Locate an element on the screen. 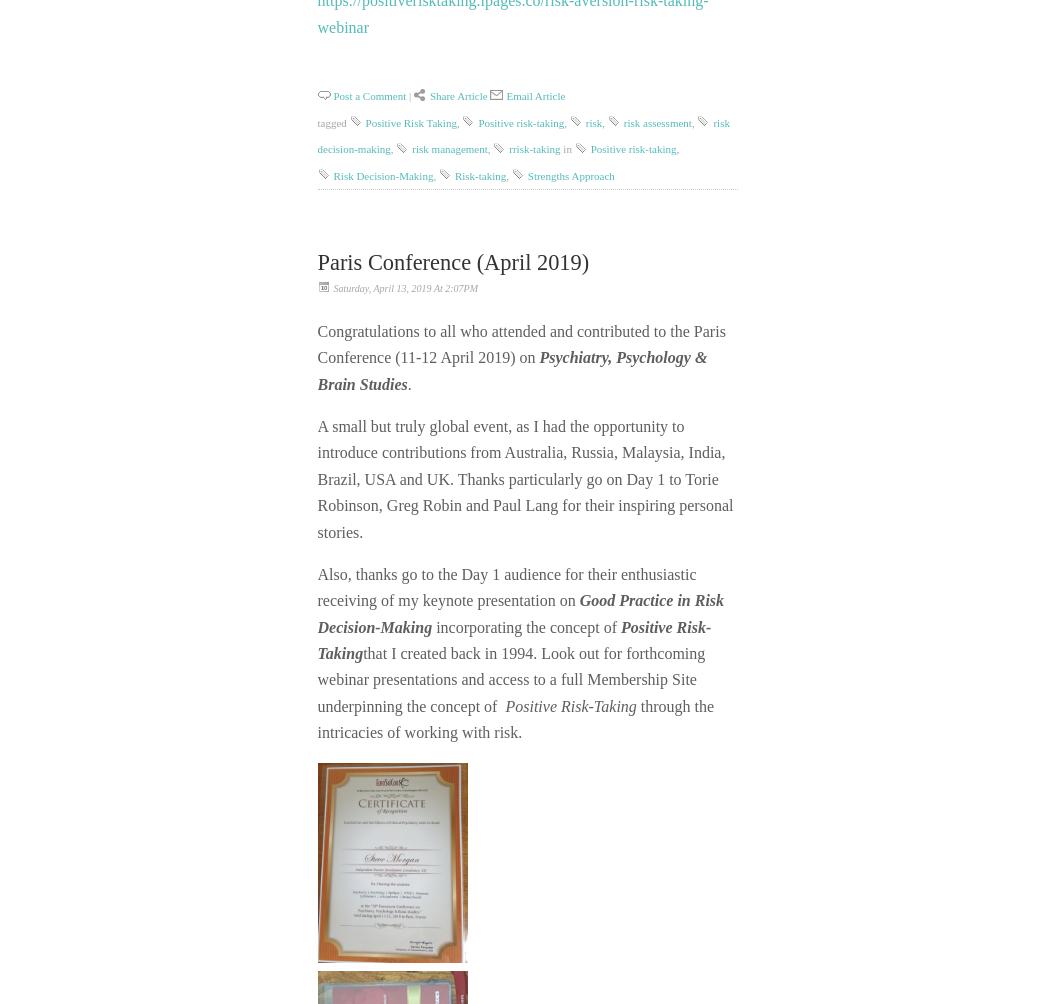 This screenshot has height=1004, width=1055. 'incorporating the concept of' is located at coordinates (528, 626).